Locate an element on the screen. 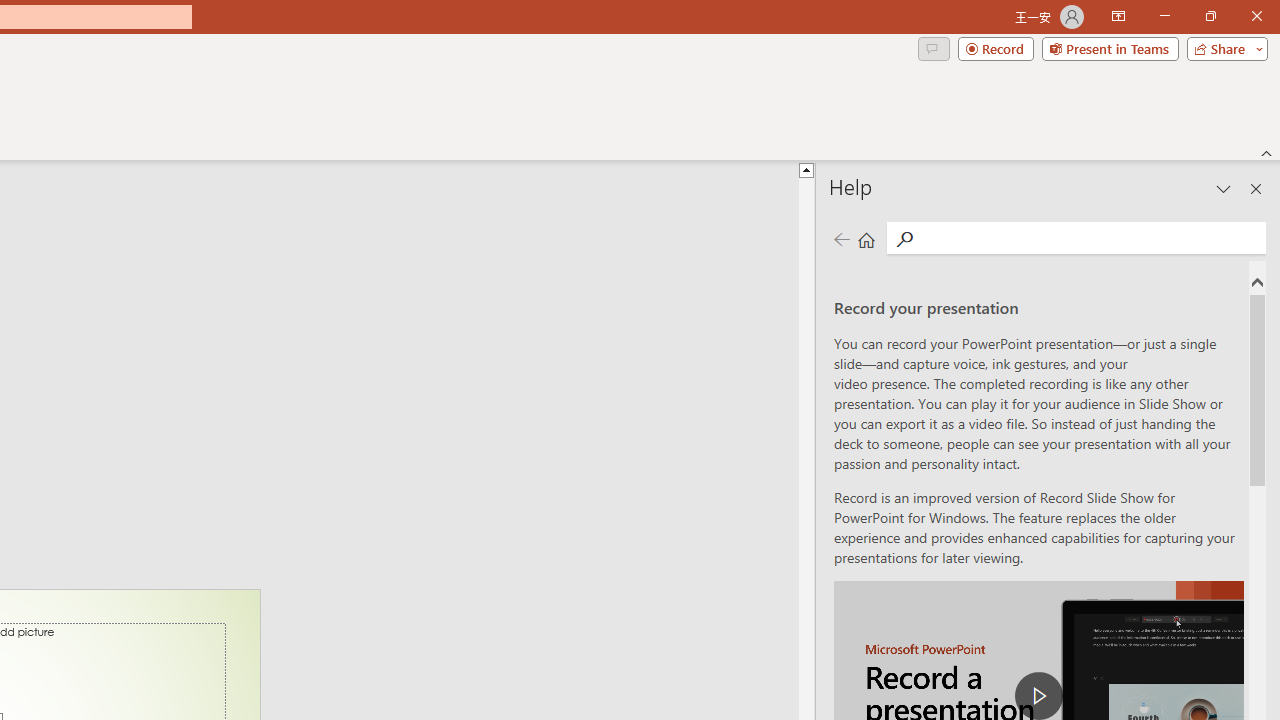  'Restore Down' is located at coordinates (1209, 16).